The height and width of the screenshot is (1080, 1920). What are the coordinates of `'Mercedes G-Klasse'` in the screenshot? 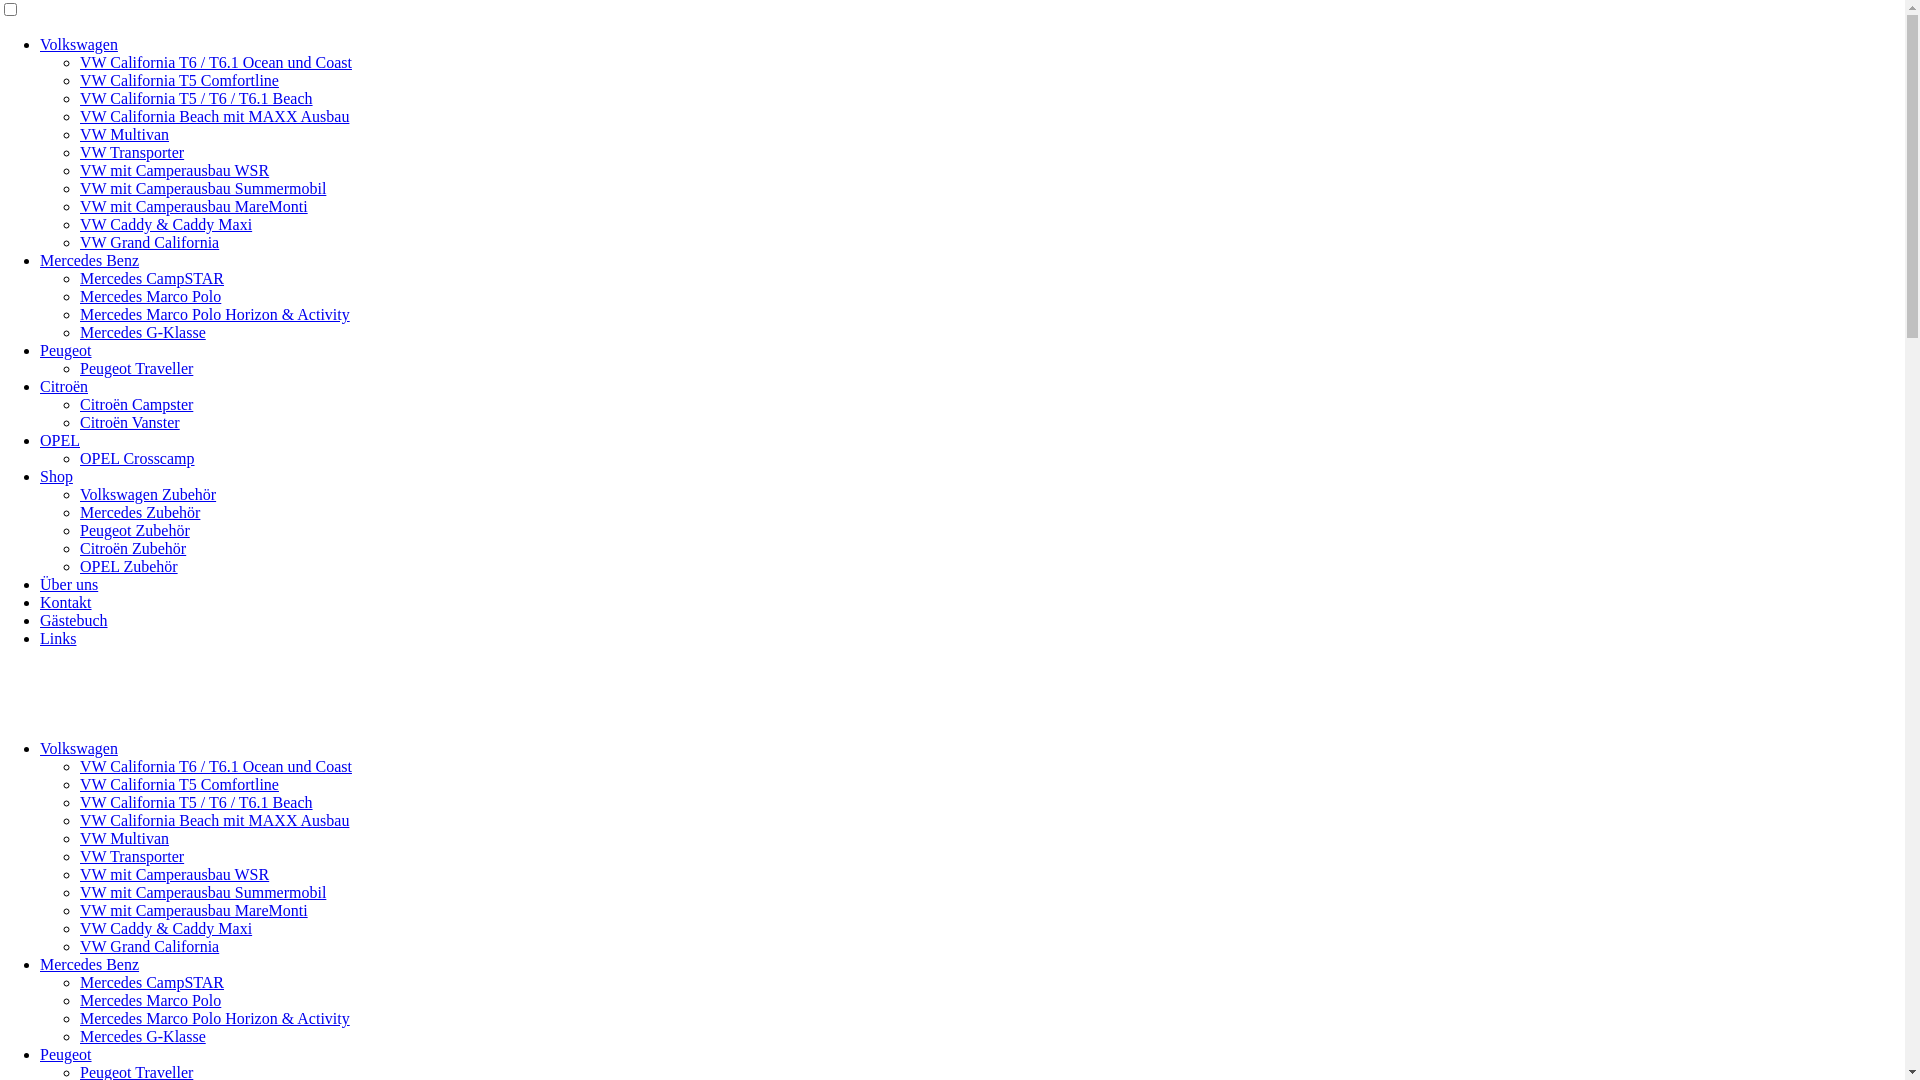 It's located at (142, 331).